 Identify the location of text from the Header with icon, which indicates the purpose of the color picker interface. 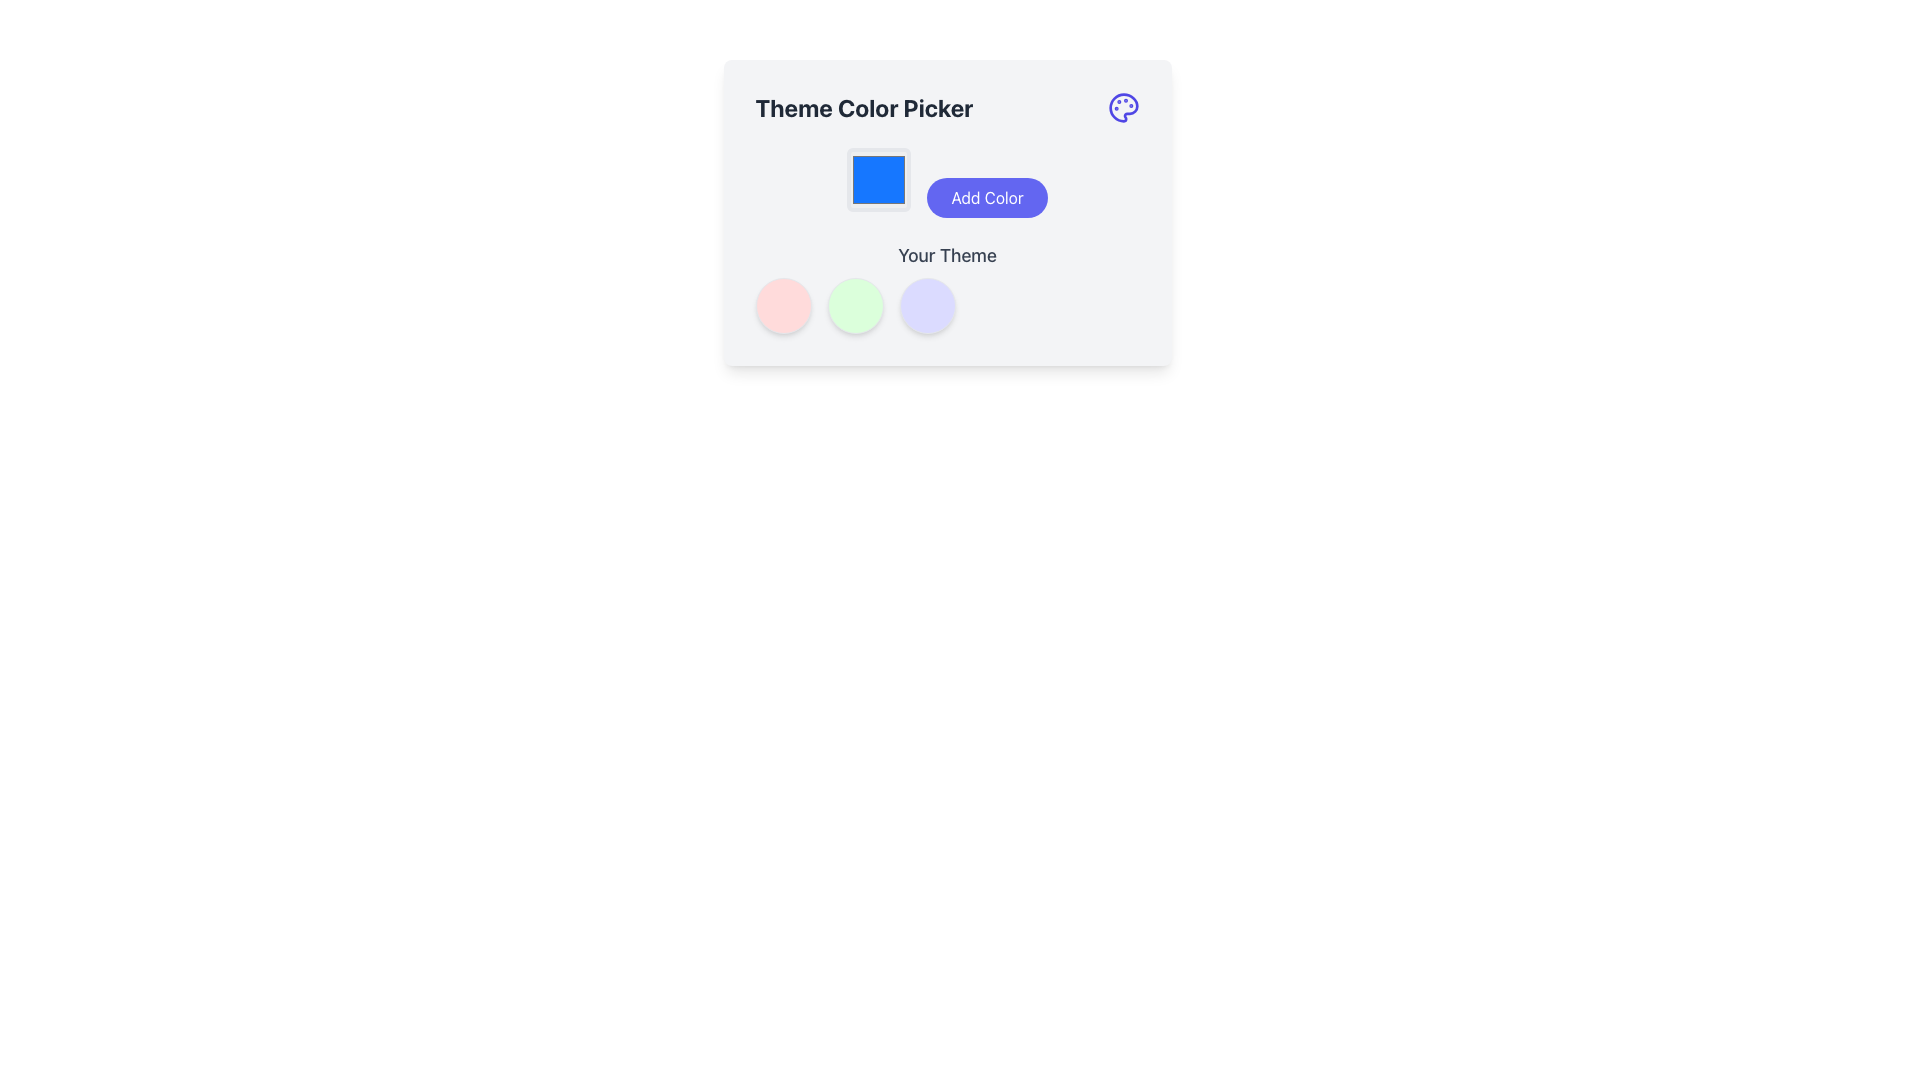
(946, 108).